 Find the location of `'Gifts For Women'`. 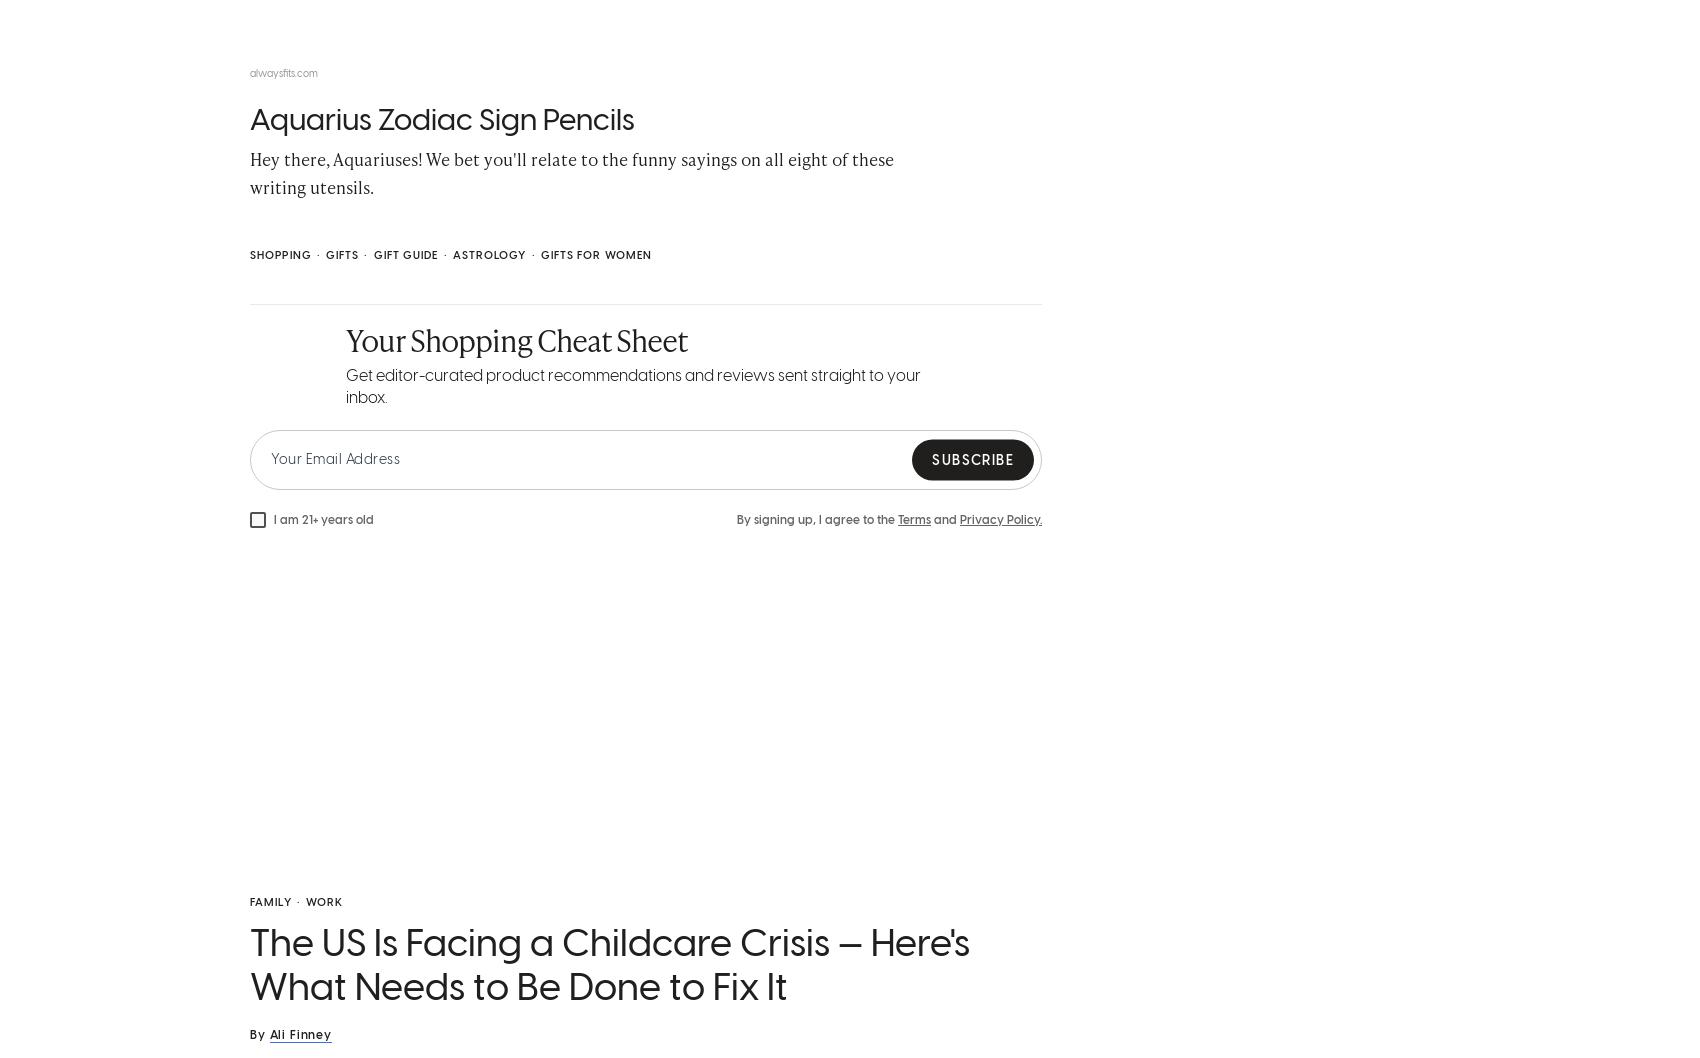

'Gifts For Women' is located at coordinates (595, 260).